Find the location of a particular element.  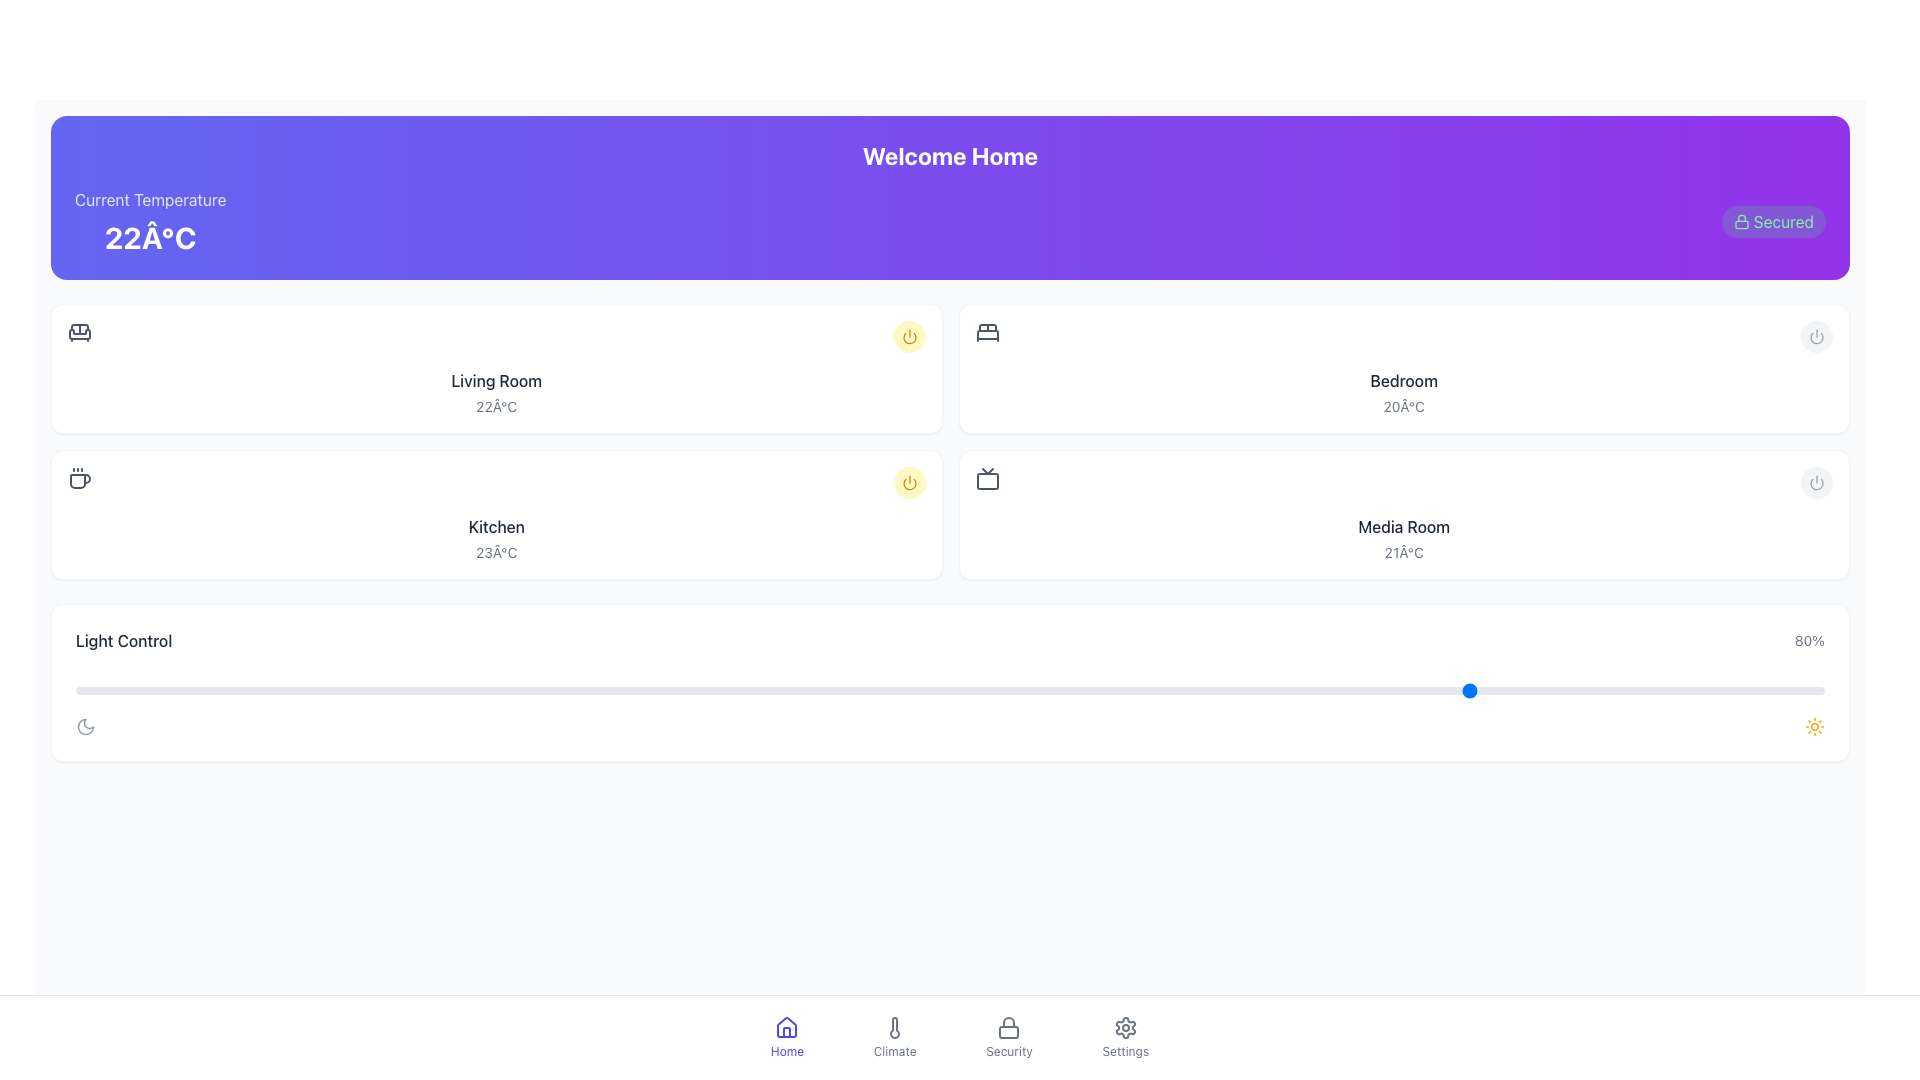

the small circular power icon located at the top-right corner of the 'Bedroom' section is located at coordinates (1817, 482).